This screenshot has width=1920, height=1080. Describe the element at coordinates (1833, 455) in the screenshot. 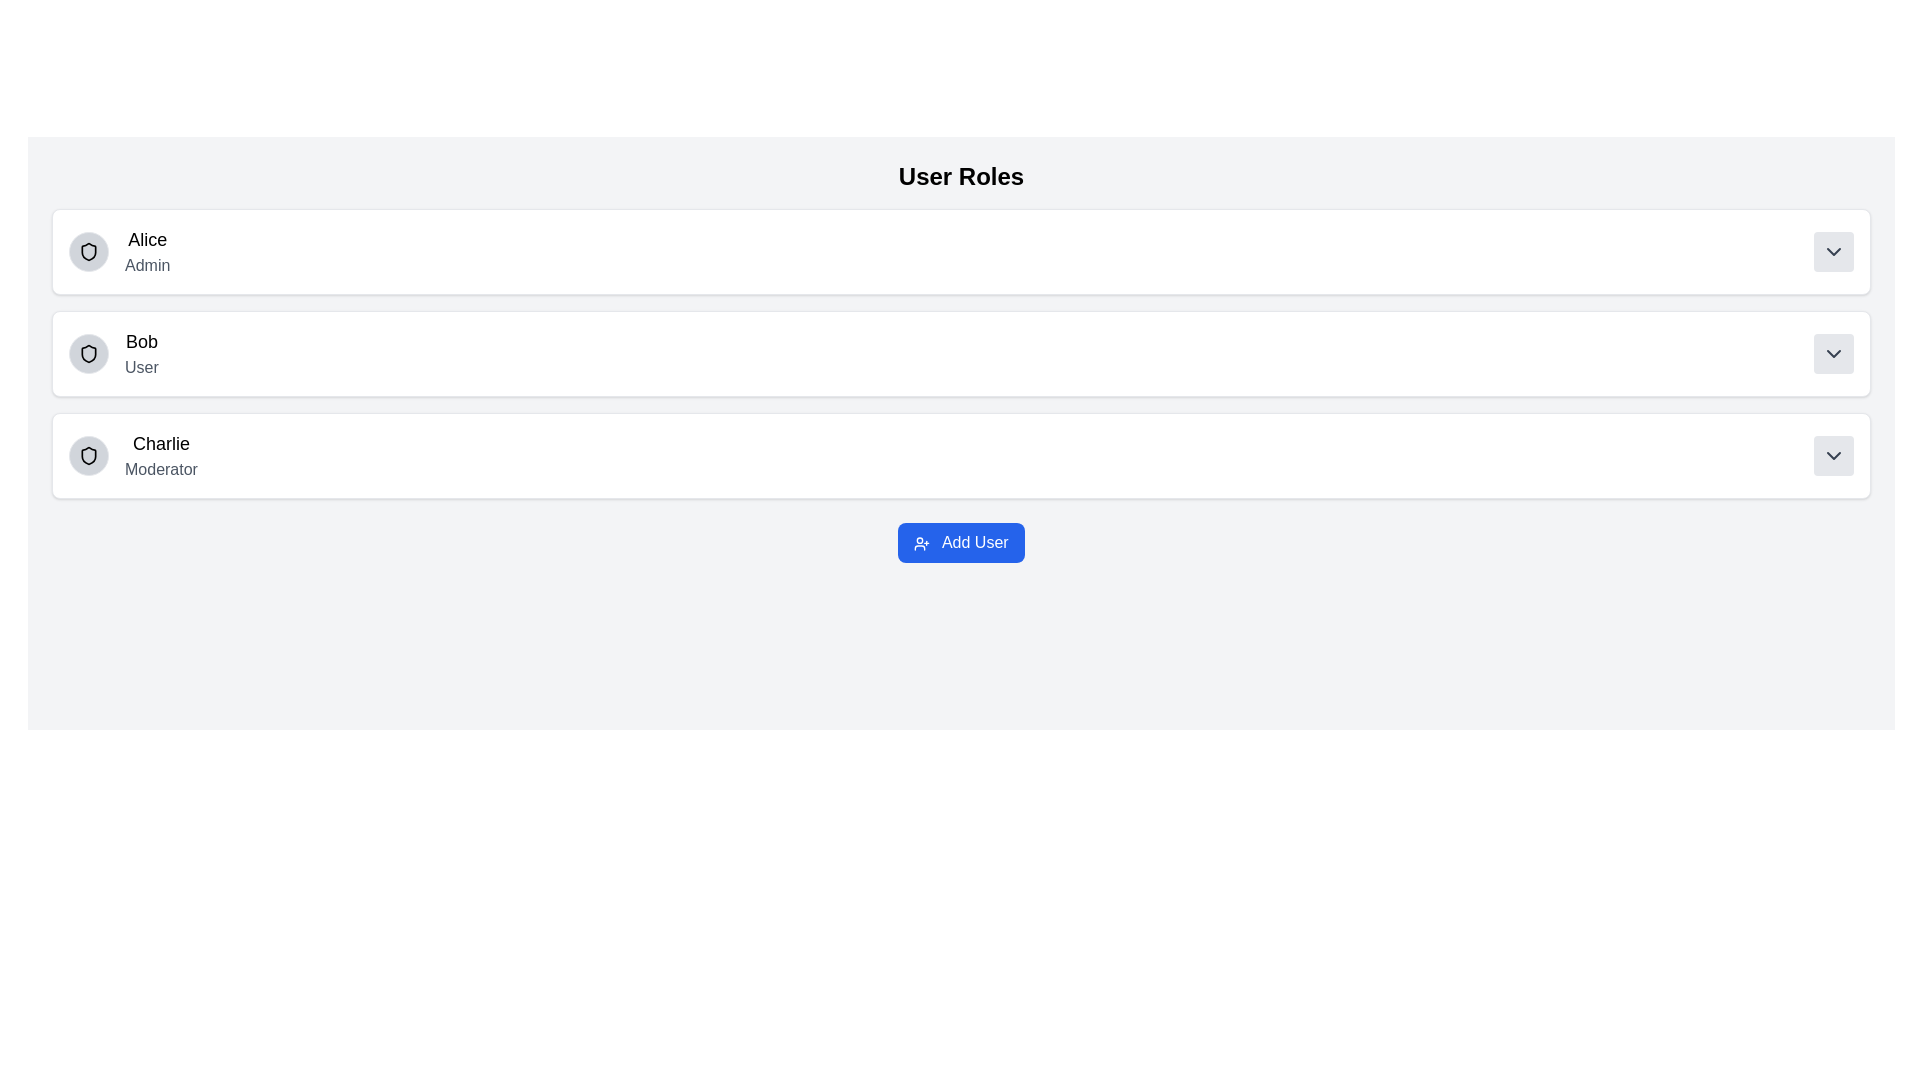

I see `the small downward-facing chevron icon inside the dropdown button associated with the list item labeled 'Charlie' and 'Moderator'` at that location.